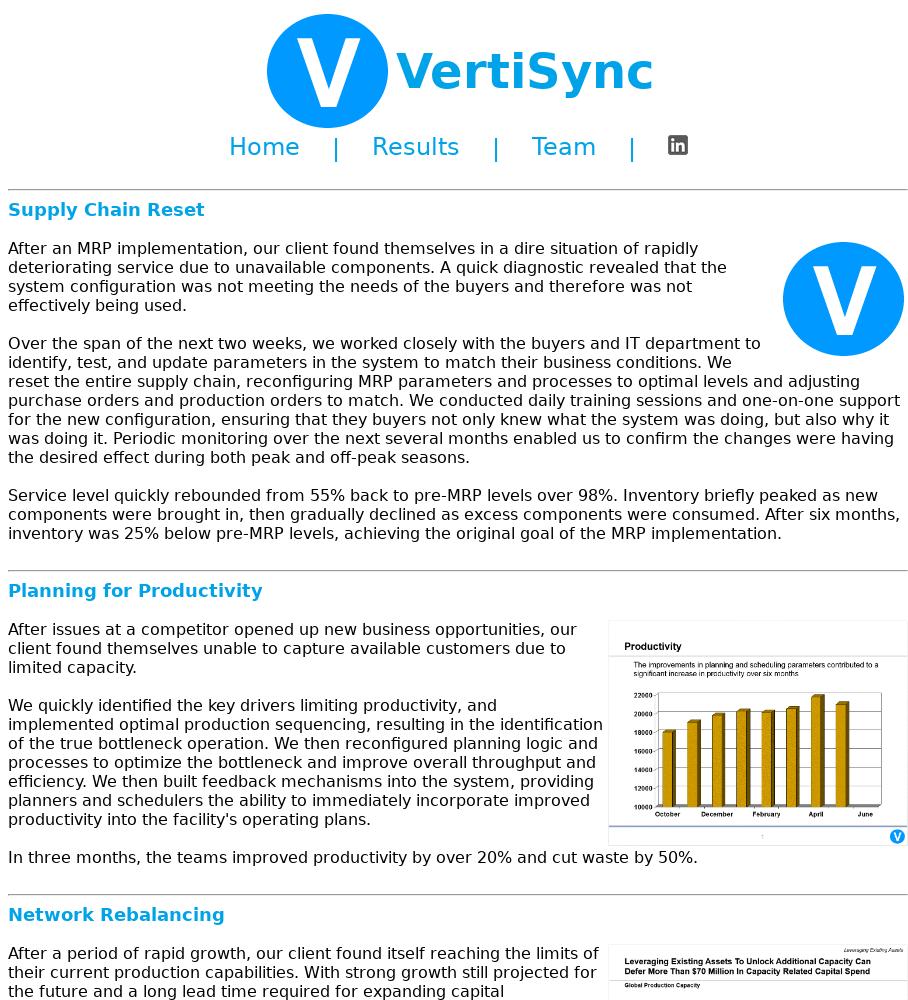 The image size is (908, 1000). What do you see at coordinates (135, 589) in the screenshot?
I see `'Planning for Productivity'` at bounding box center [135, 589].